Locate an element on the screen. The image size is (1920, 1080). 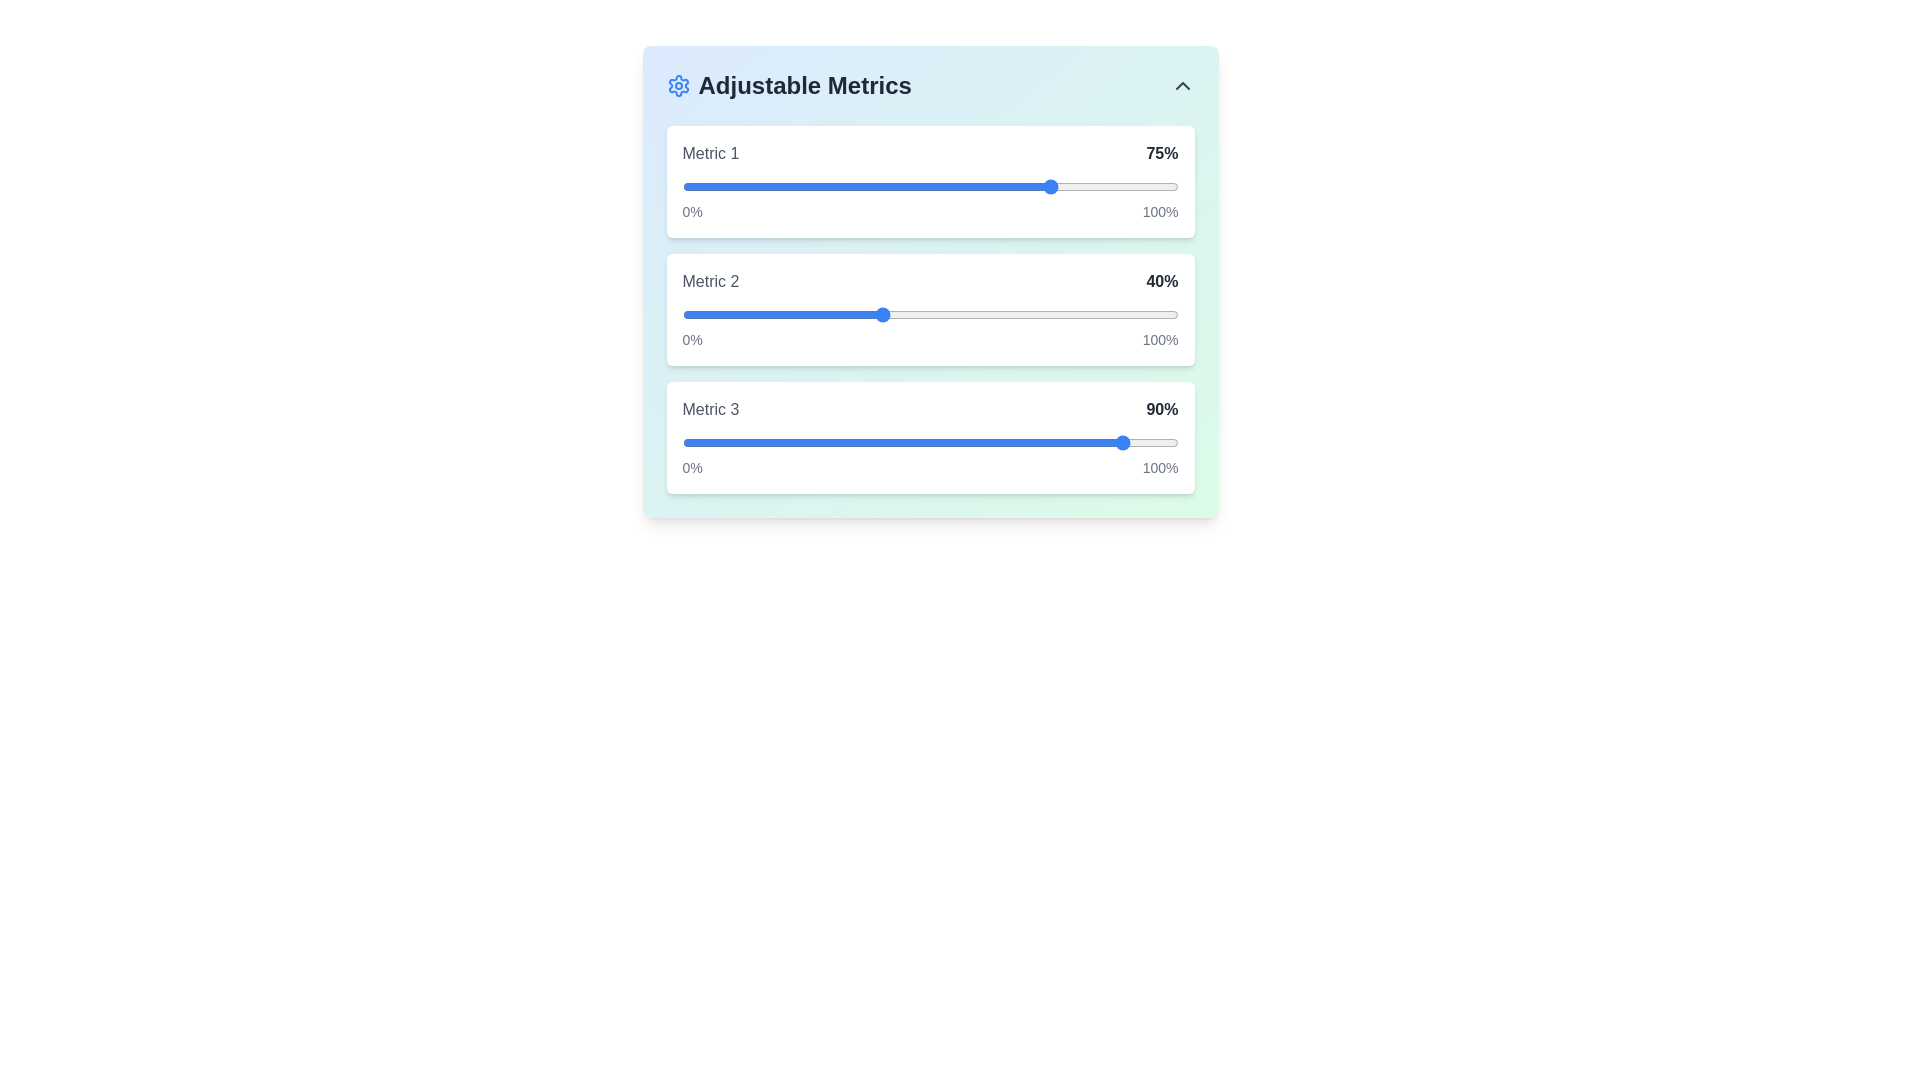
the Metric 2 slider is located at coordinates (934, 315).